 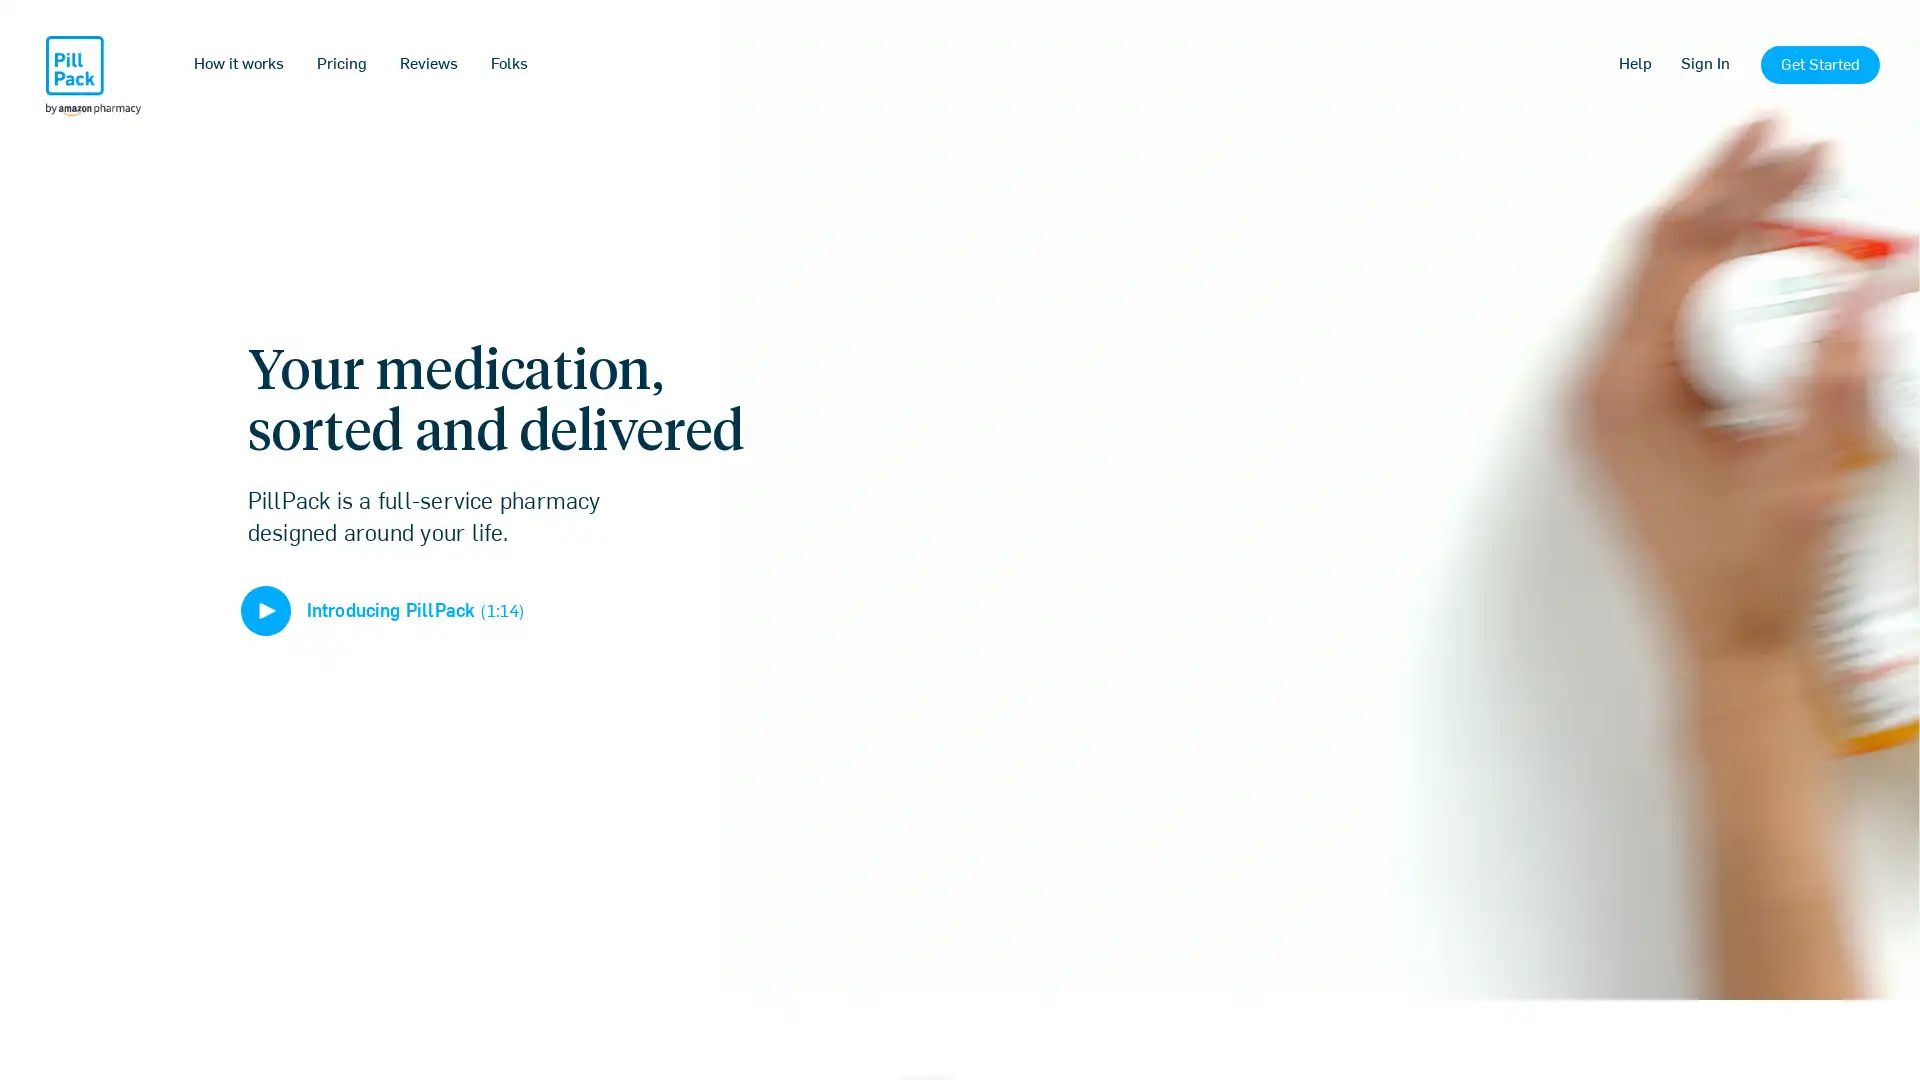 I want to click on Tell me more, so click(x=958, y=670).